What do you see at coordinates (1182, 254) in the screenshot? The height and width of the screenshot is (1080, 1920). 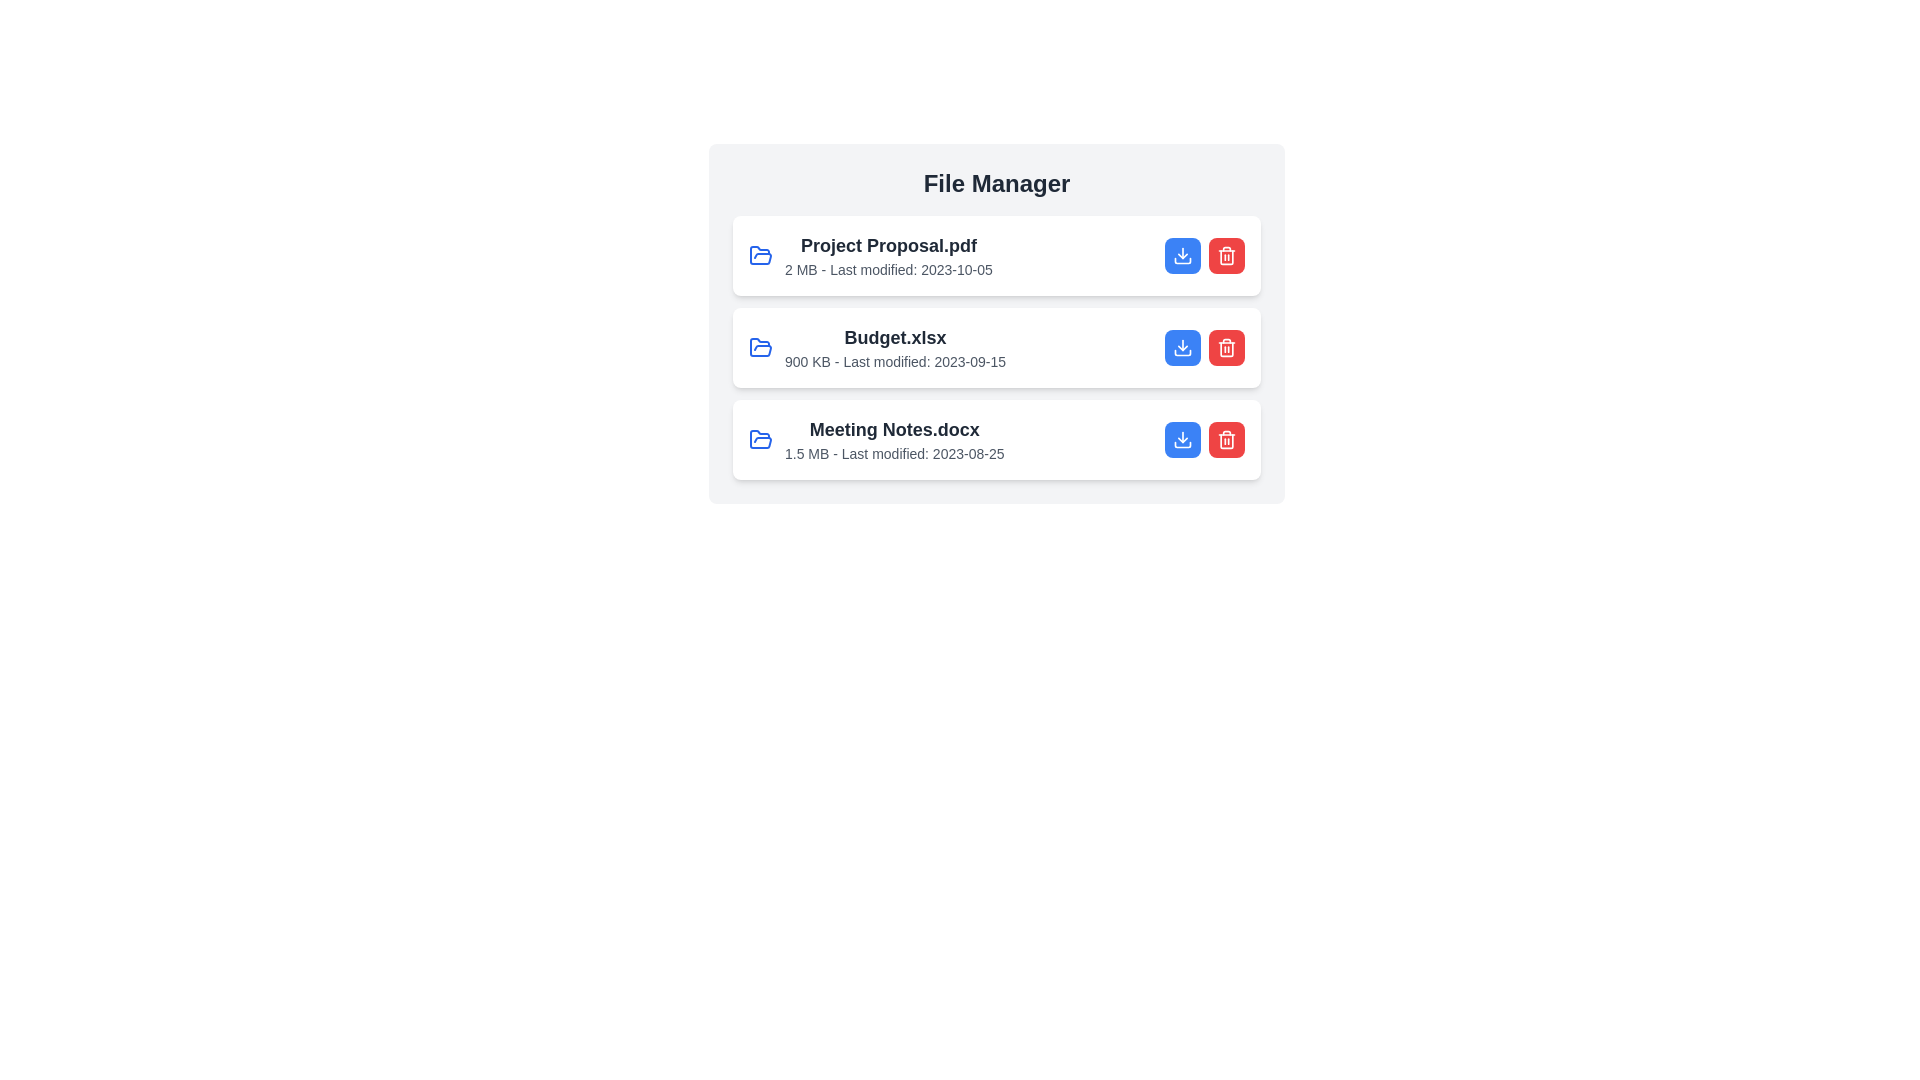 I see `download button for the file named Project Proposal.pdf` at bounding box center [1182, 254].